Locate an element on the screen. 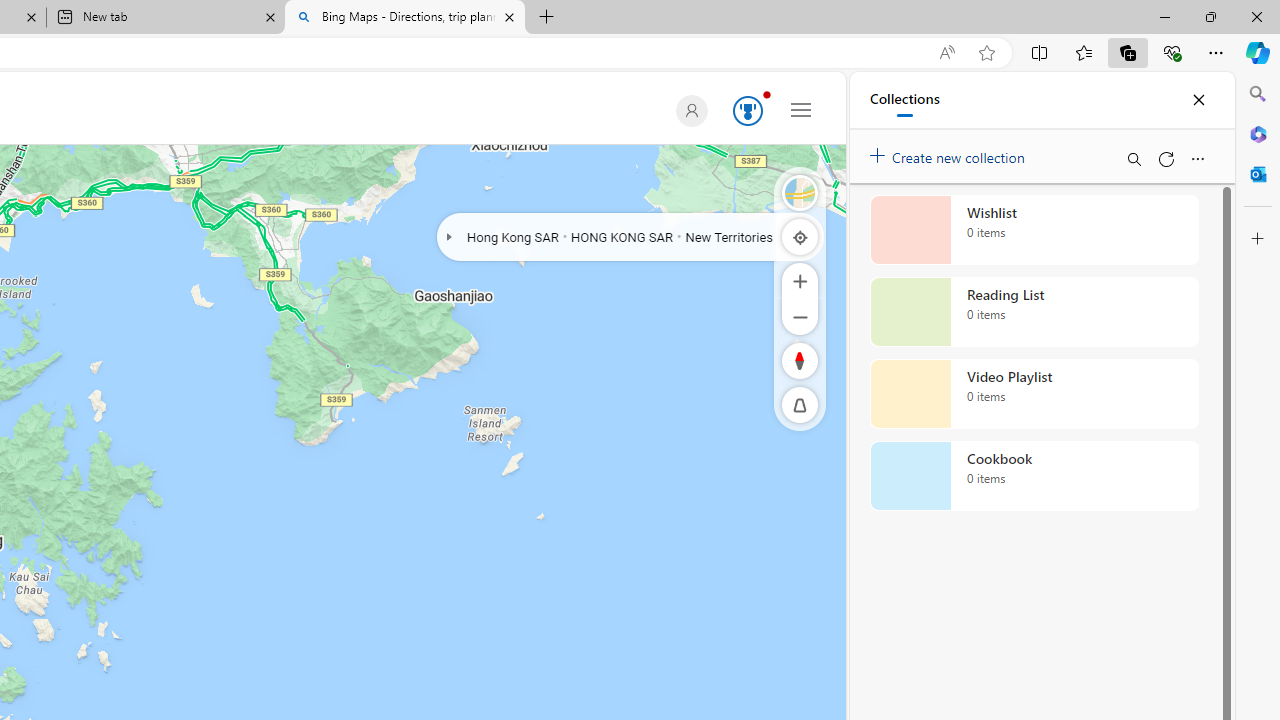  'Microsoft Rewards 63' is located at coordinates (743, 111).